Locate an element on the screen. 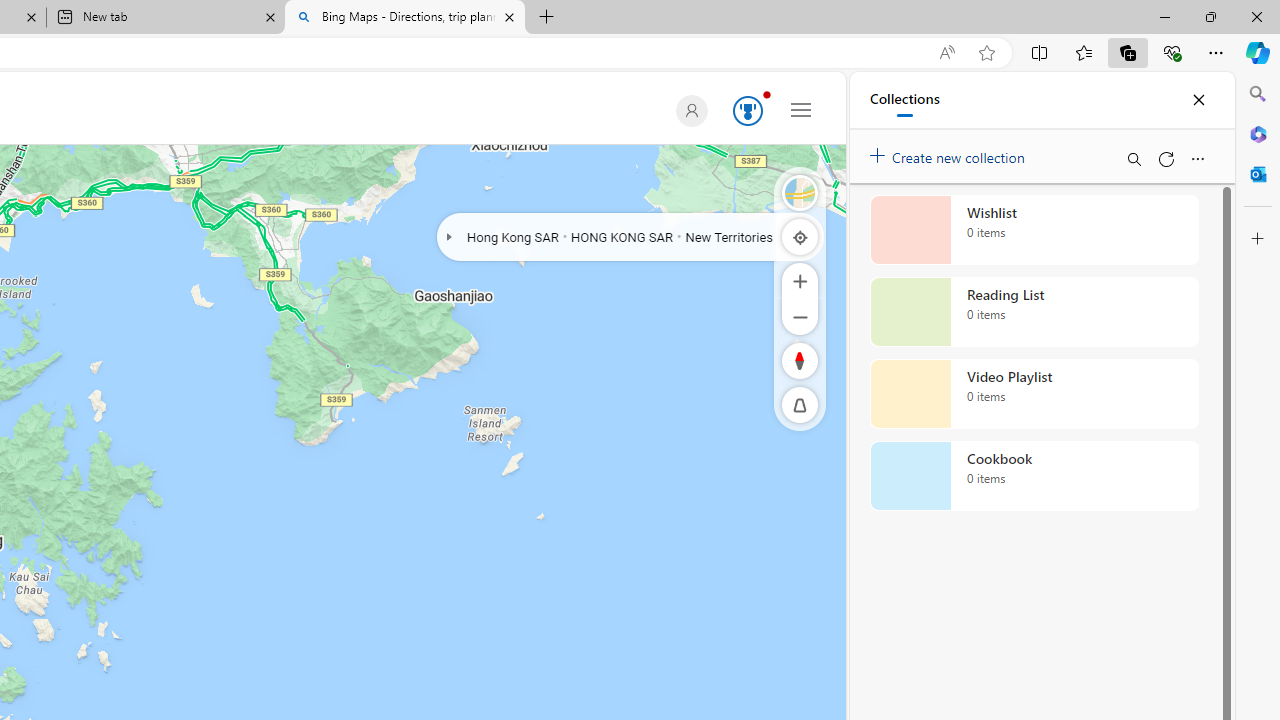  'Microsoft Rewards 63' is located at coordinates (743, 111).